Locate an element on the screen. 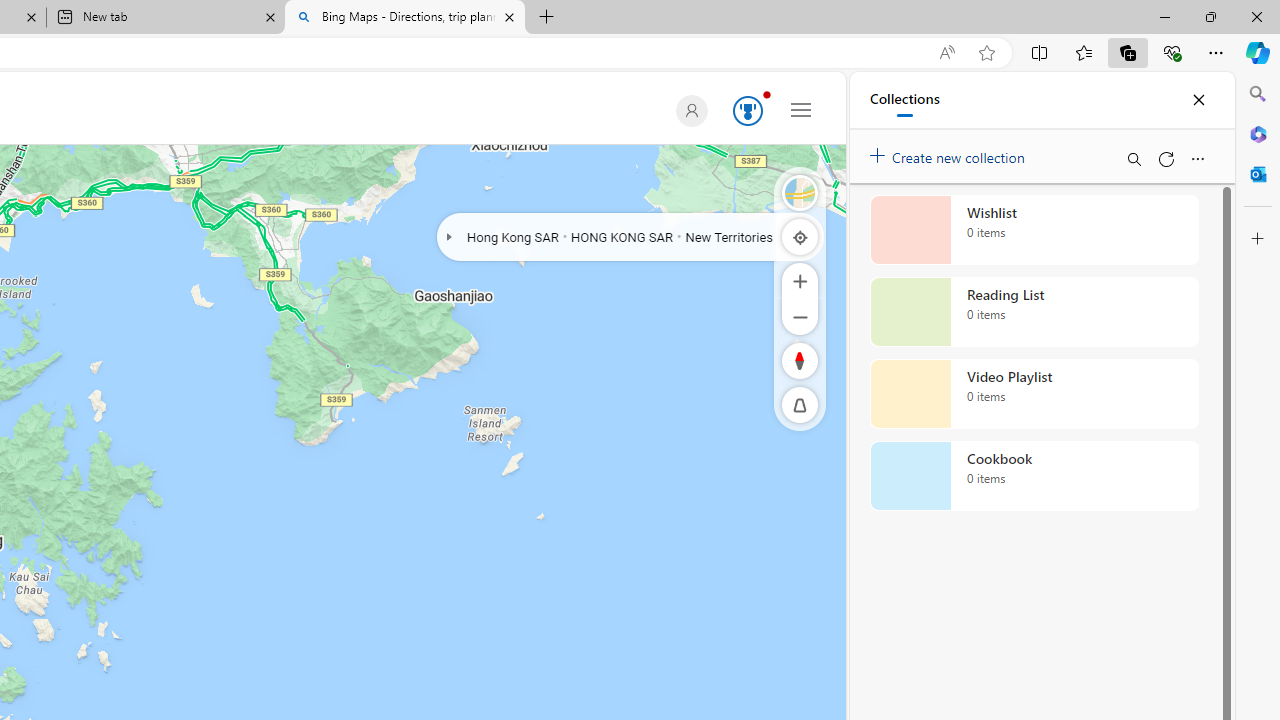  'Microsoft Rewards 63' is located at coordinates (743, 111).